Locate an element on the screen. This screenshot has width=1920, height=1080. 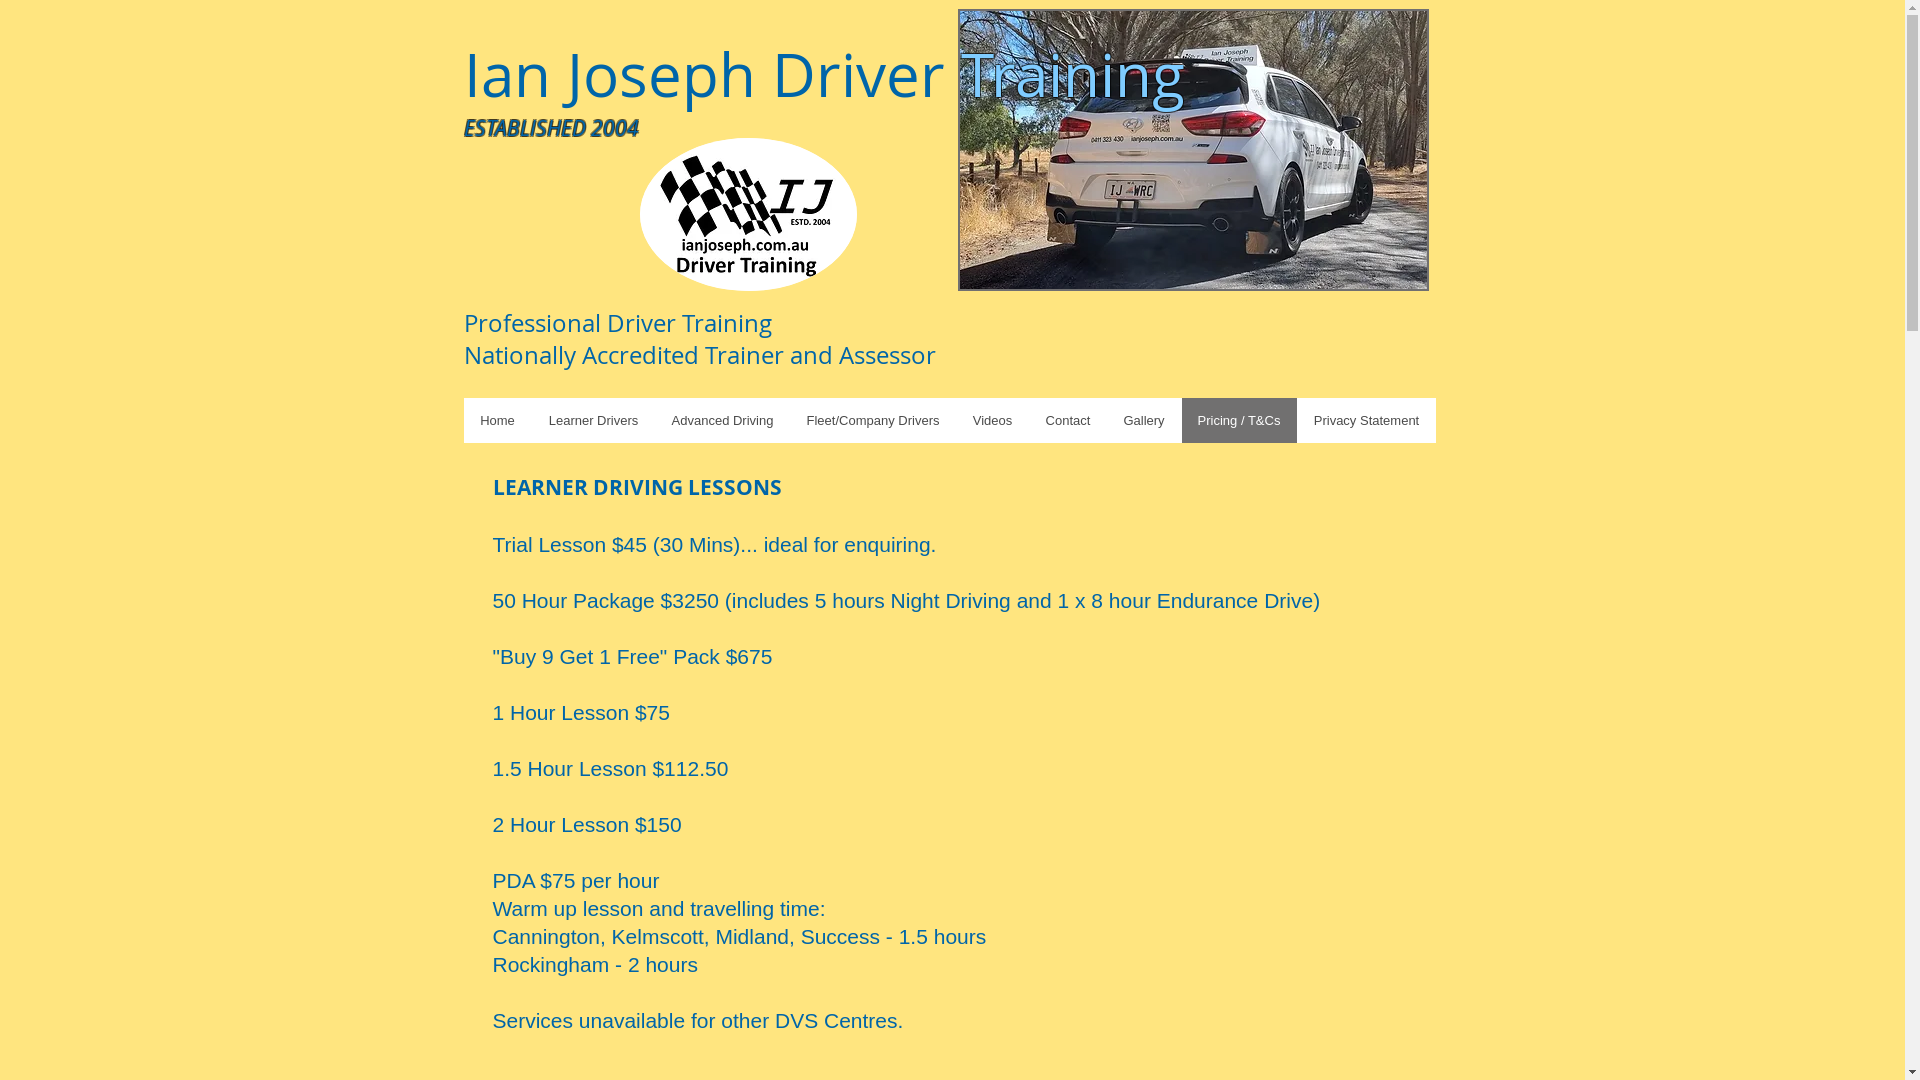
'Home' is located at coordinates (498, 419).